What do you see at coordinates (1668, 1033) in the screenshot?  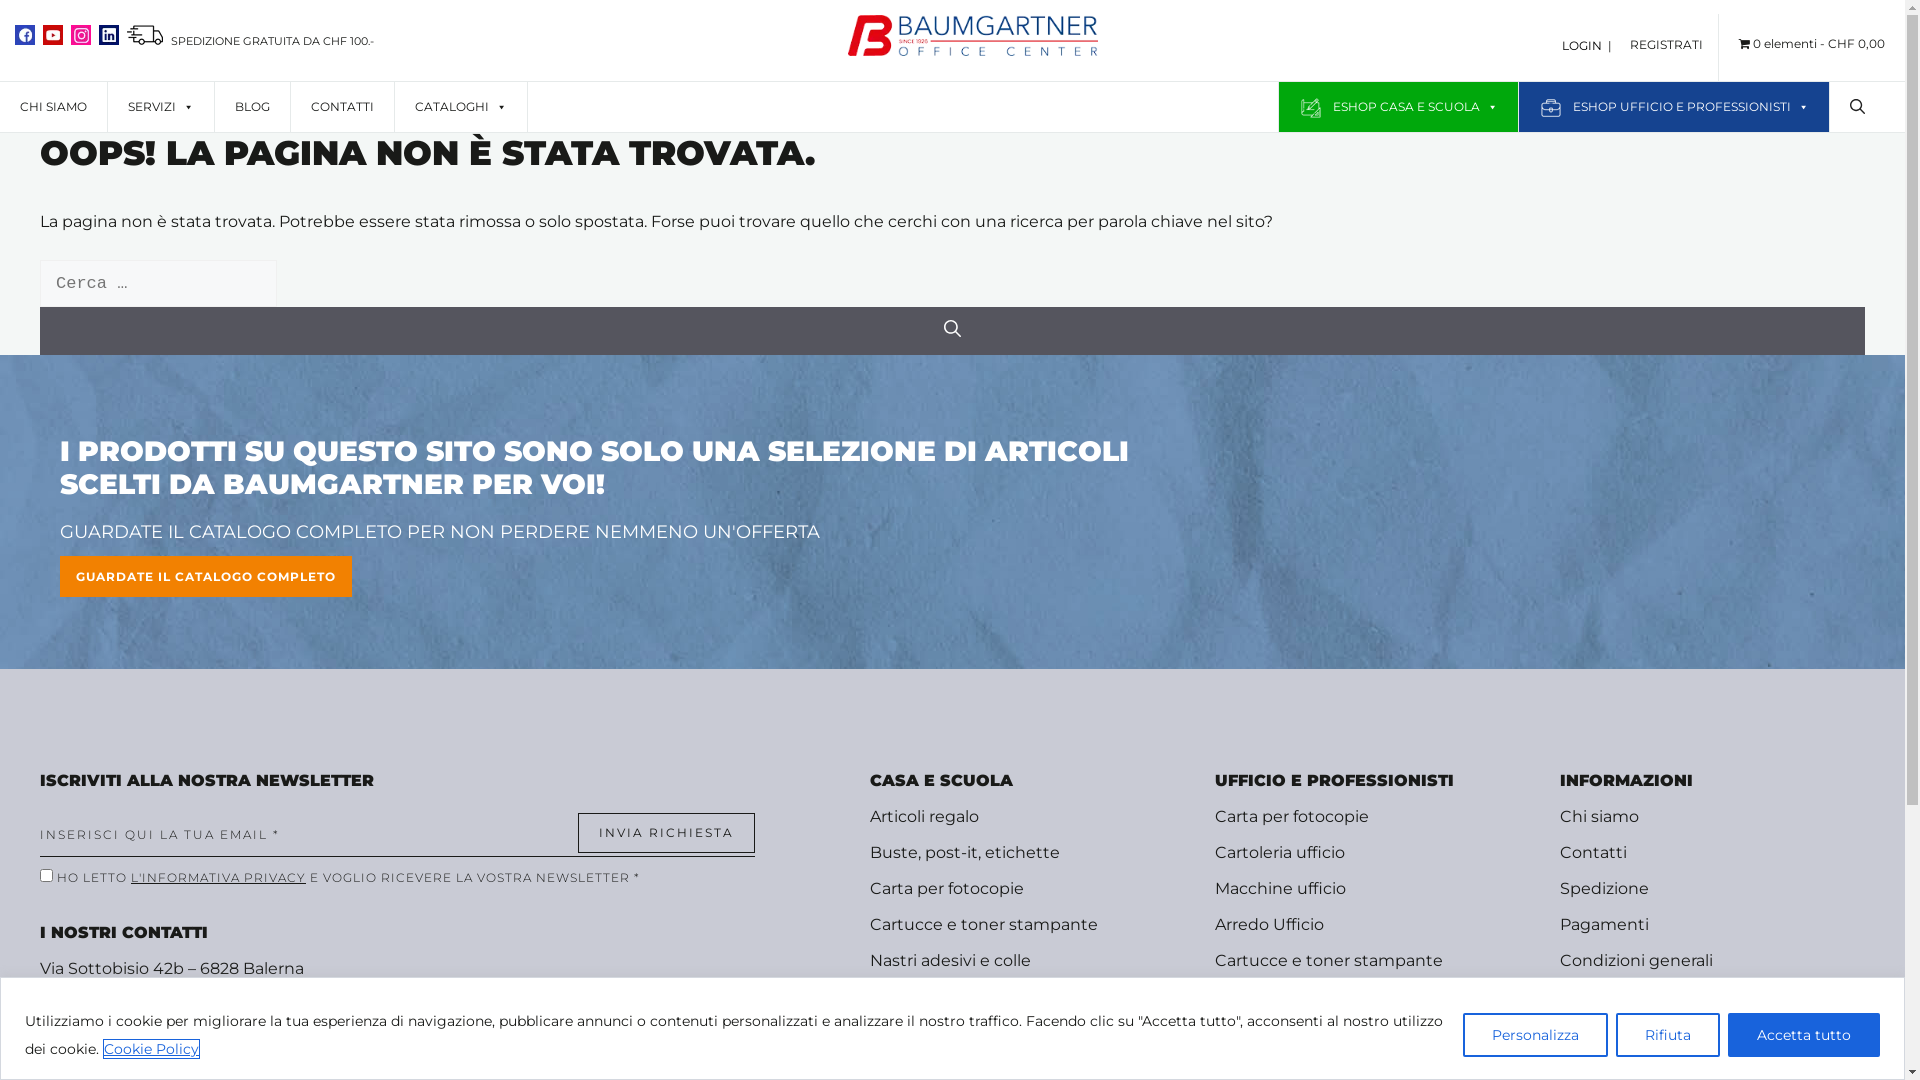 I see `'Rifiuta'` at bounding box center [1668, 1033].